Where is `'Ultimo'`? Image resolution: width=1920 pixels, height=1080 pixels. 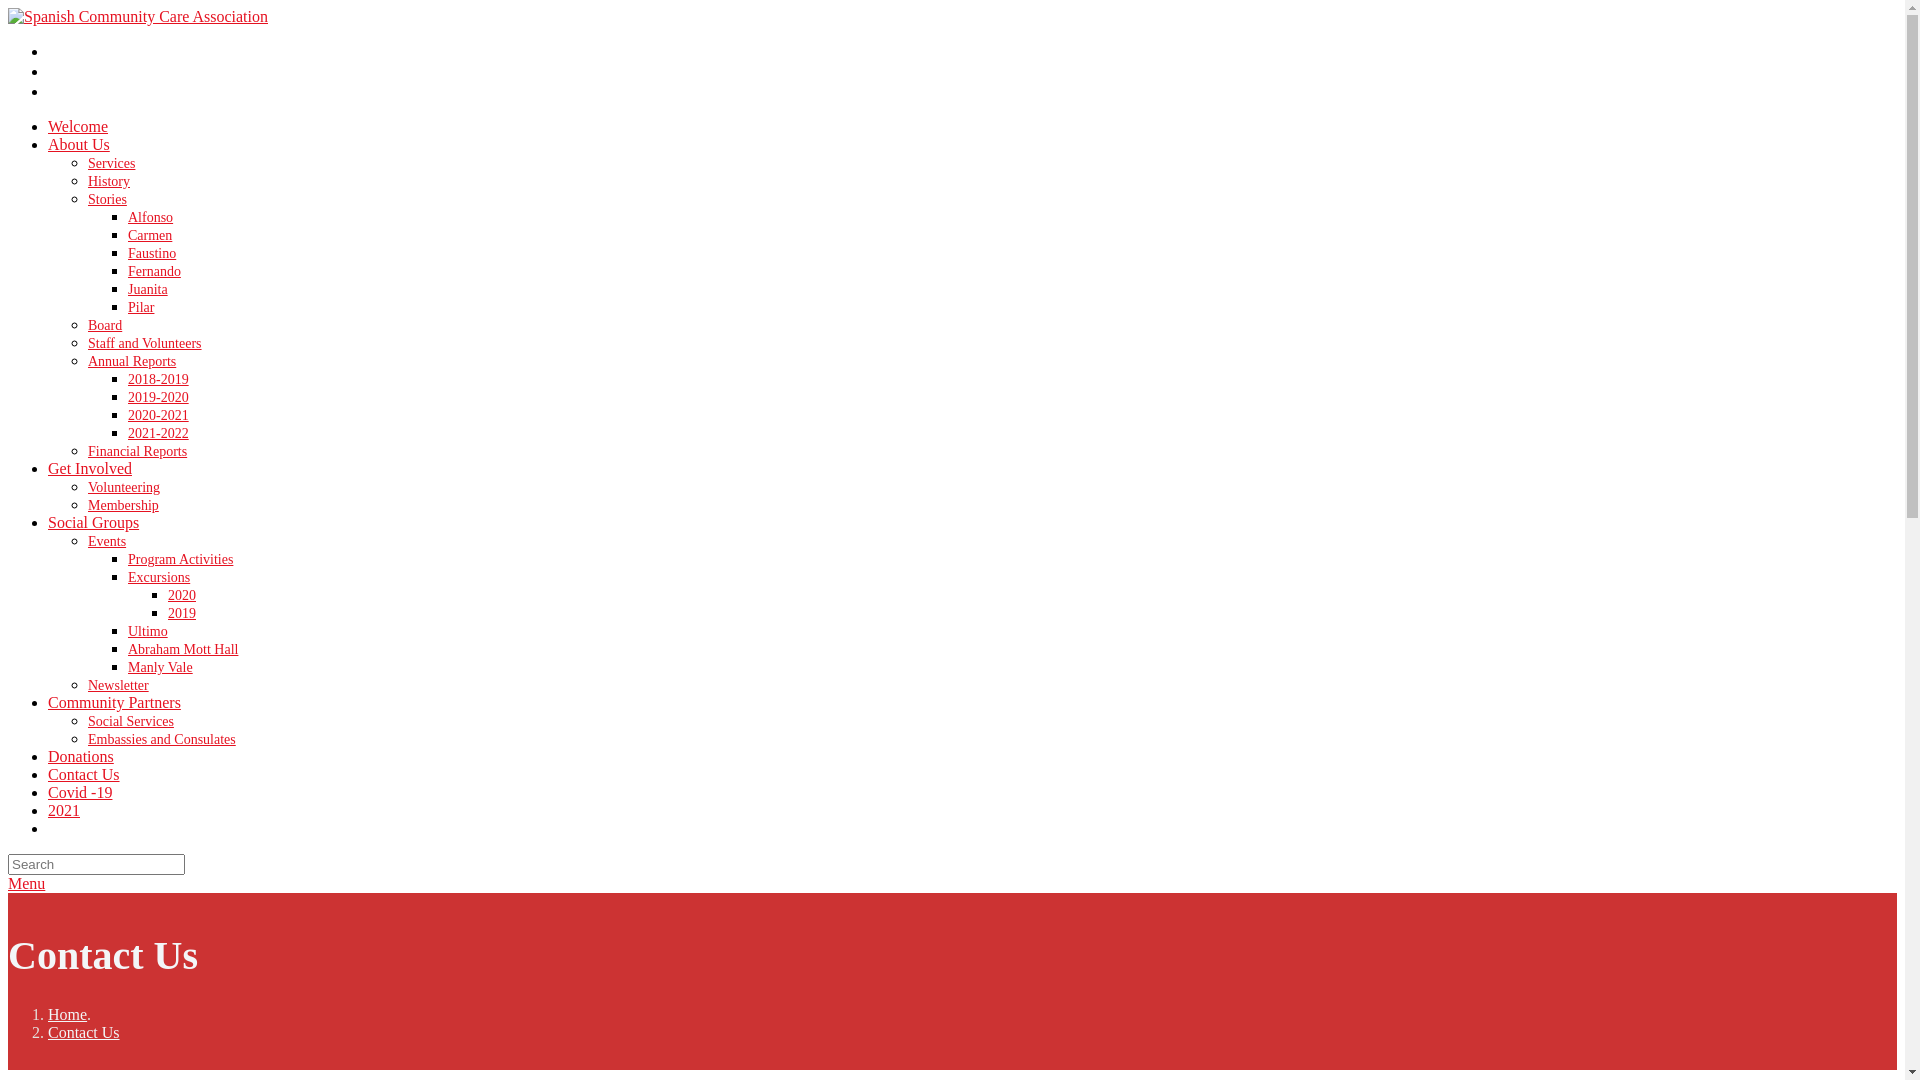 'Ultimo' is located at coordinates (147, 631).